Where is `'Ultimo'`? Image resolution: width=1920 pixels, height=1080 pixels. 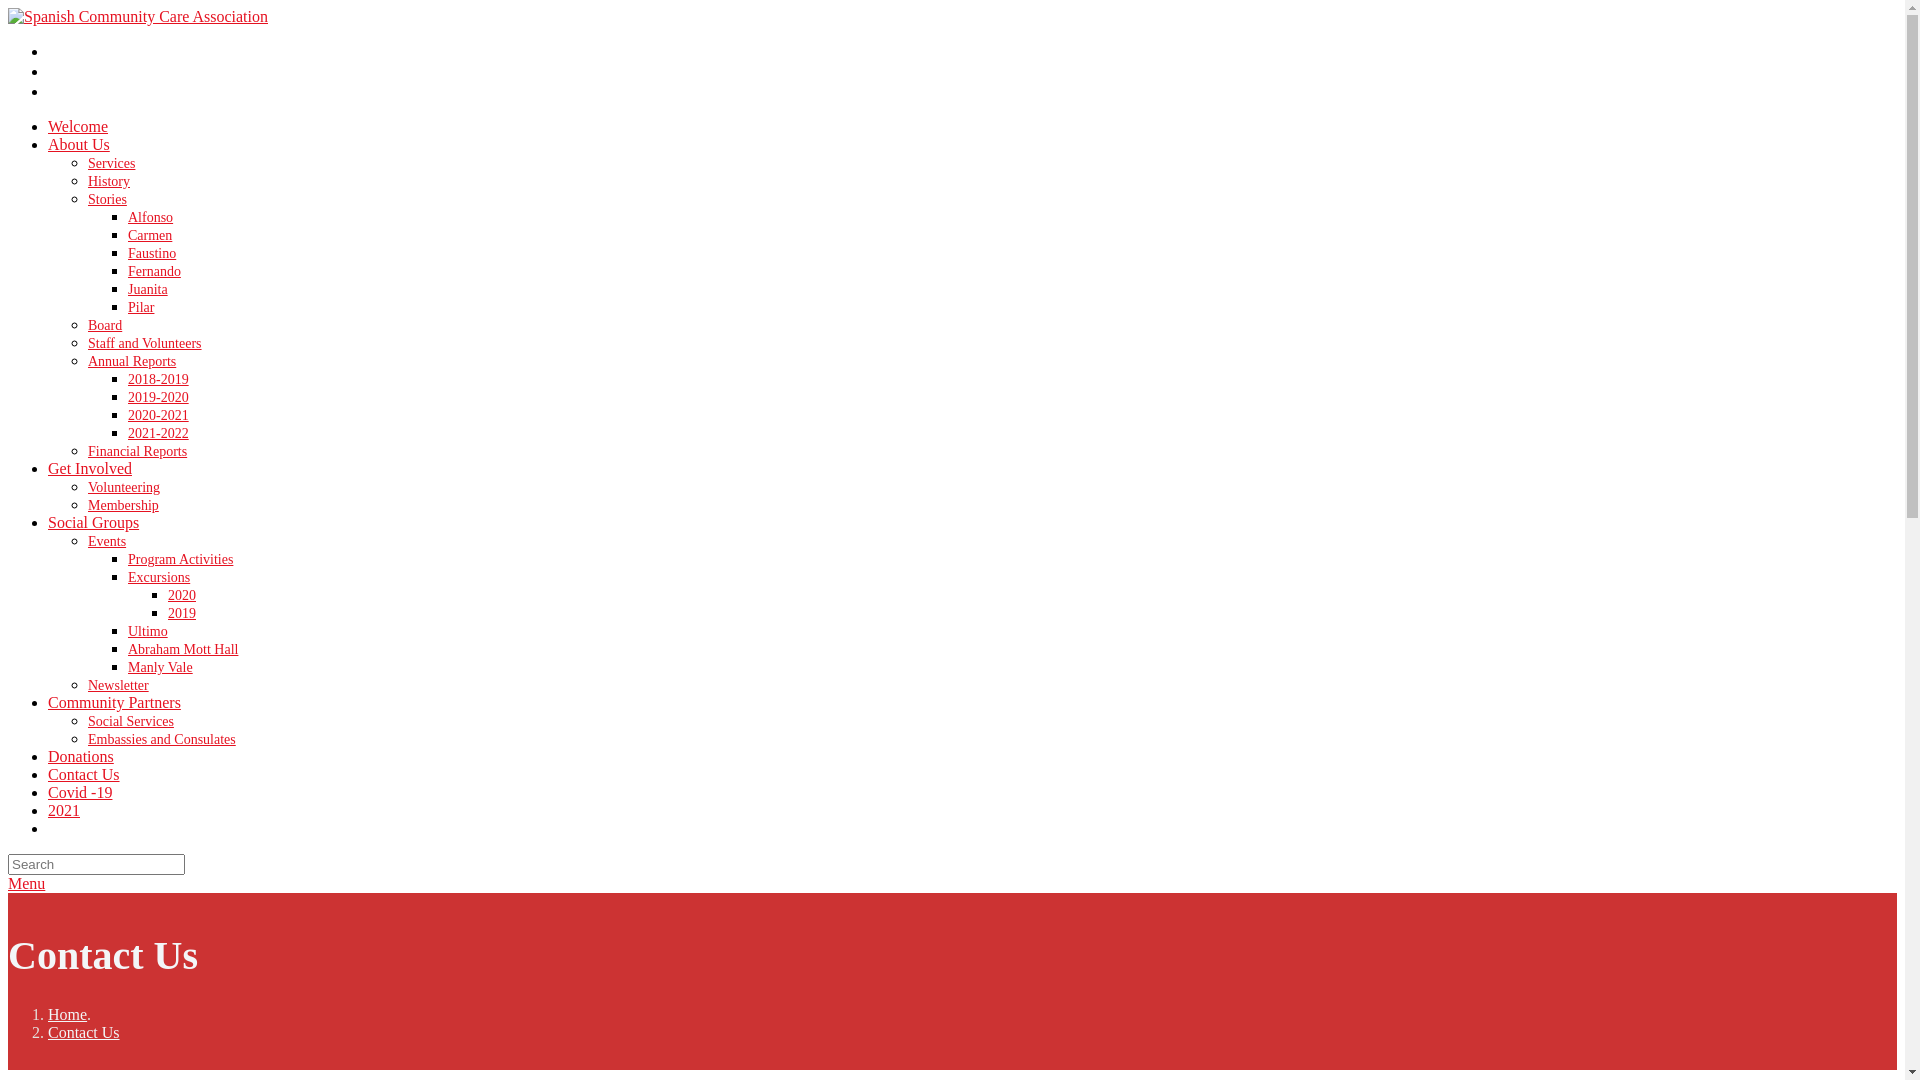 'Ultimo' is located at coordinates (147, 631).